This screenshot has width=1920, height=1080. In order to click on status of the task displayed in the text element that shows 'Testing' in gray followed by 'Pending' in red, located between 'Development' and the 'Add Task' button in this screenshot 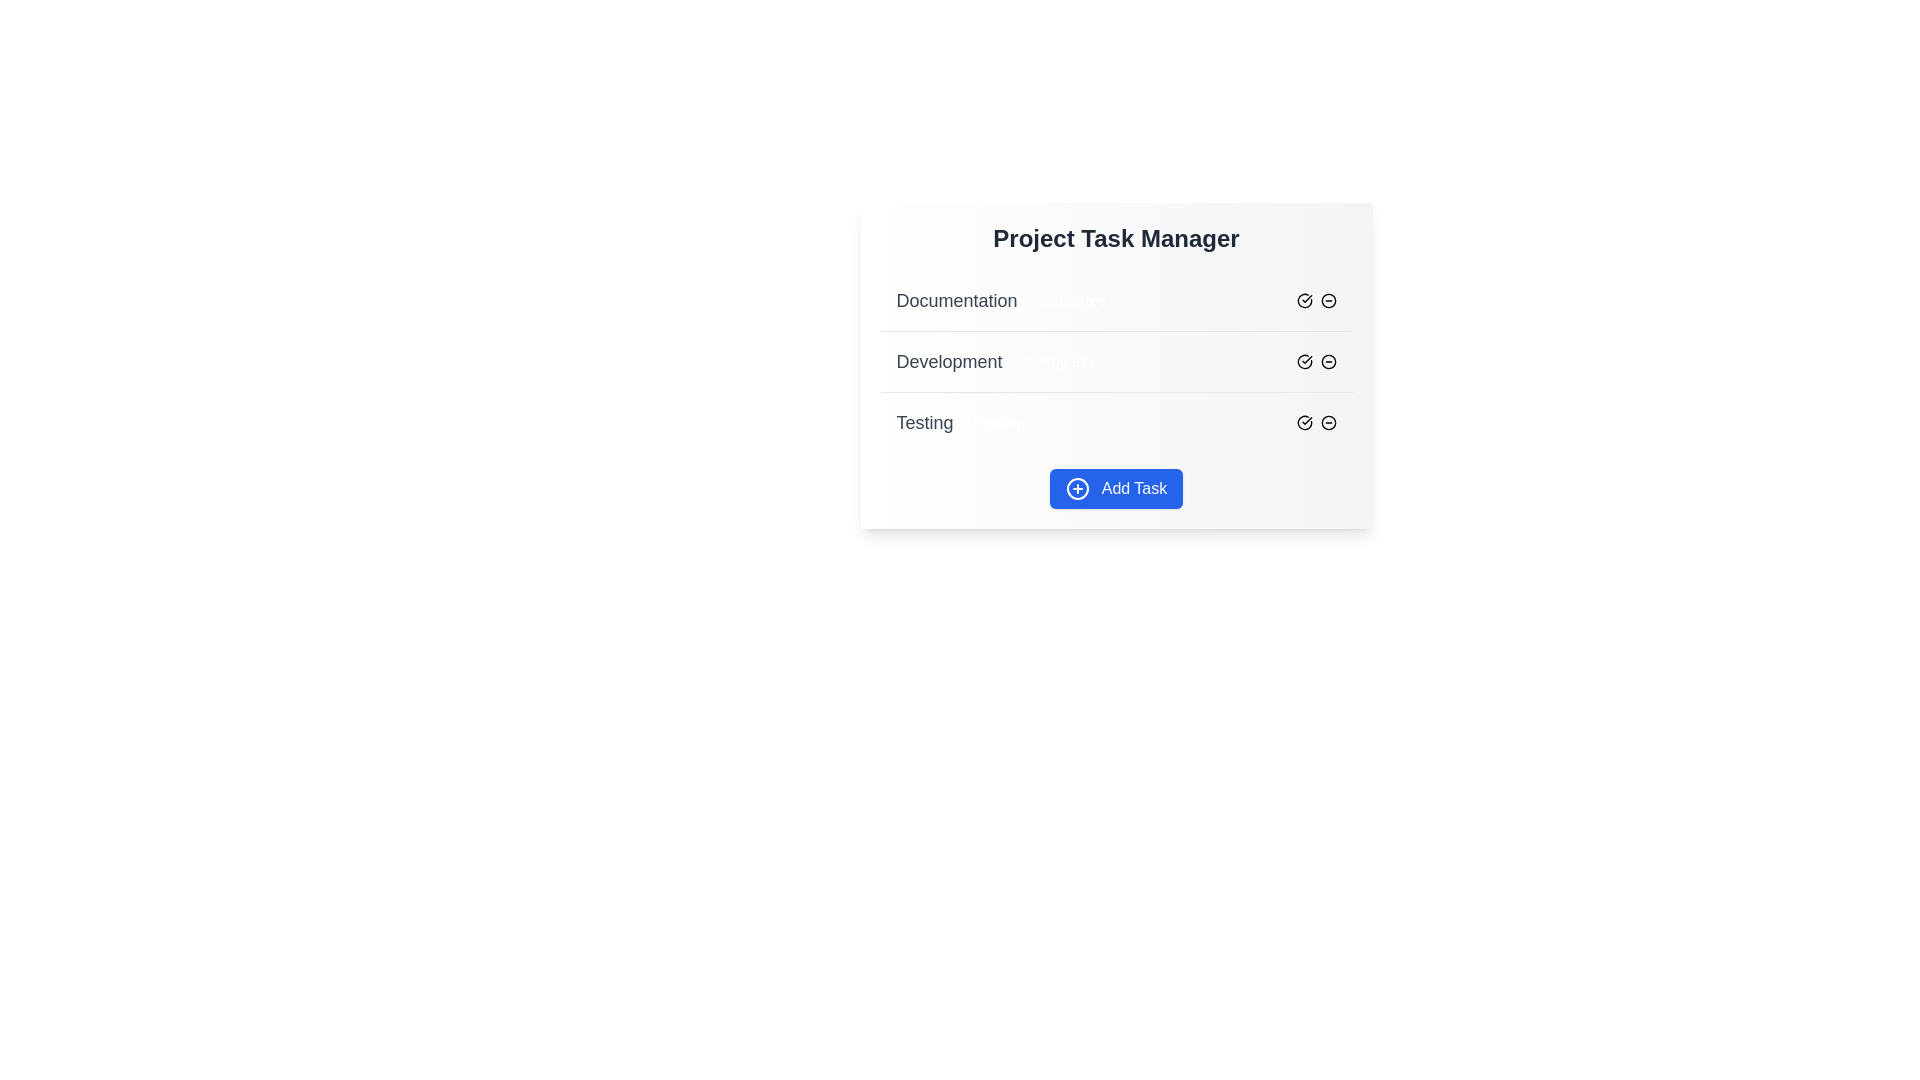, I will do `click(964, 422)`.